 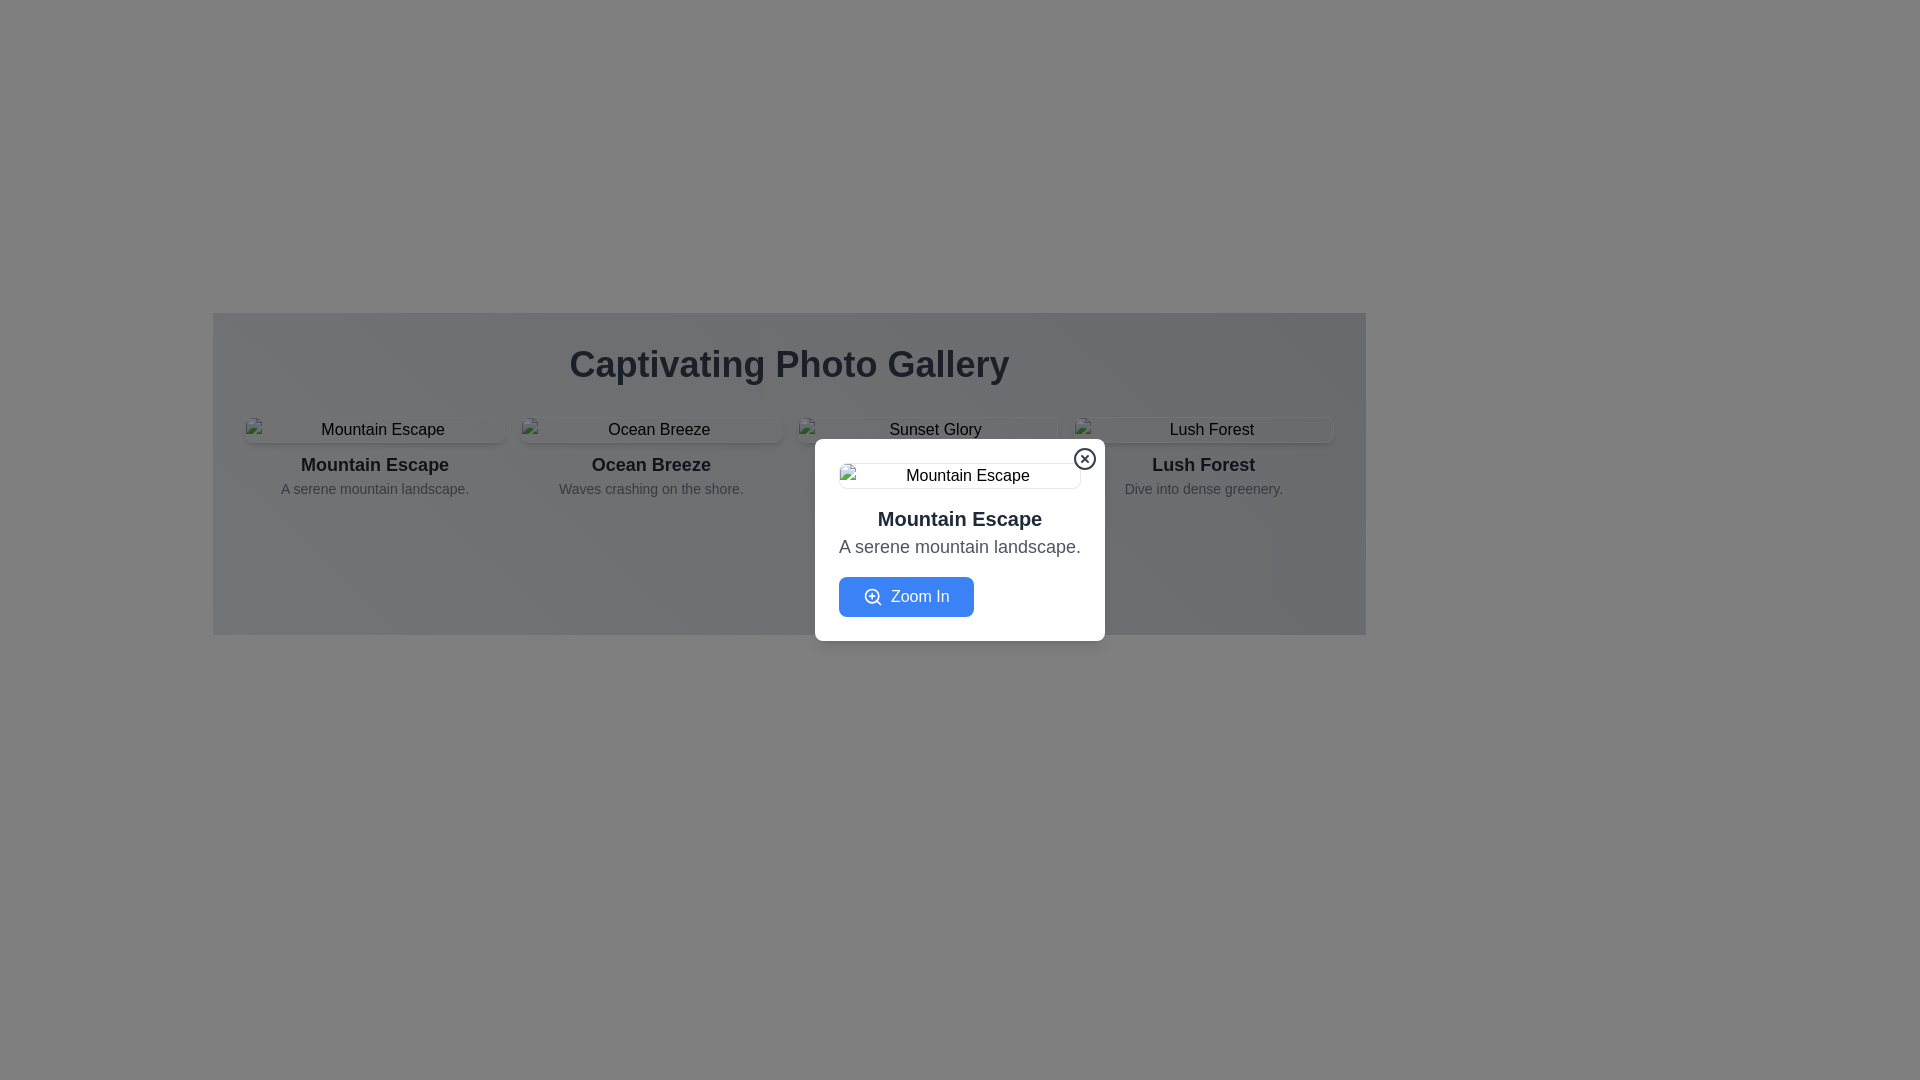 What do you see at coordinates (1083, 459) in the screenshot?
I see `the circular button with a cross icon located at the top-right corner of the card displaying 'Mountain Escape' to change its color to red` at bounding box center [1083, 459].